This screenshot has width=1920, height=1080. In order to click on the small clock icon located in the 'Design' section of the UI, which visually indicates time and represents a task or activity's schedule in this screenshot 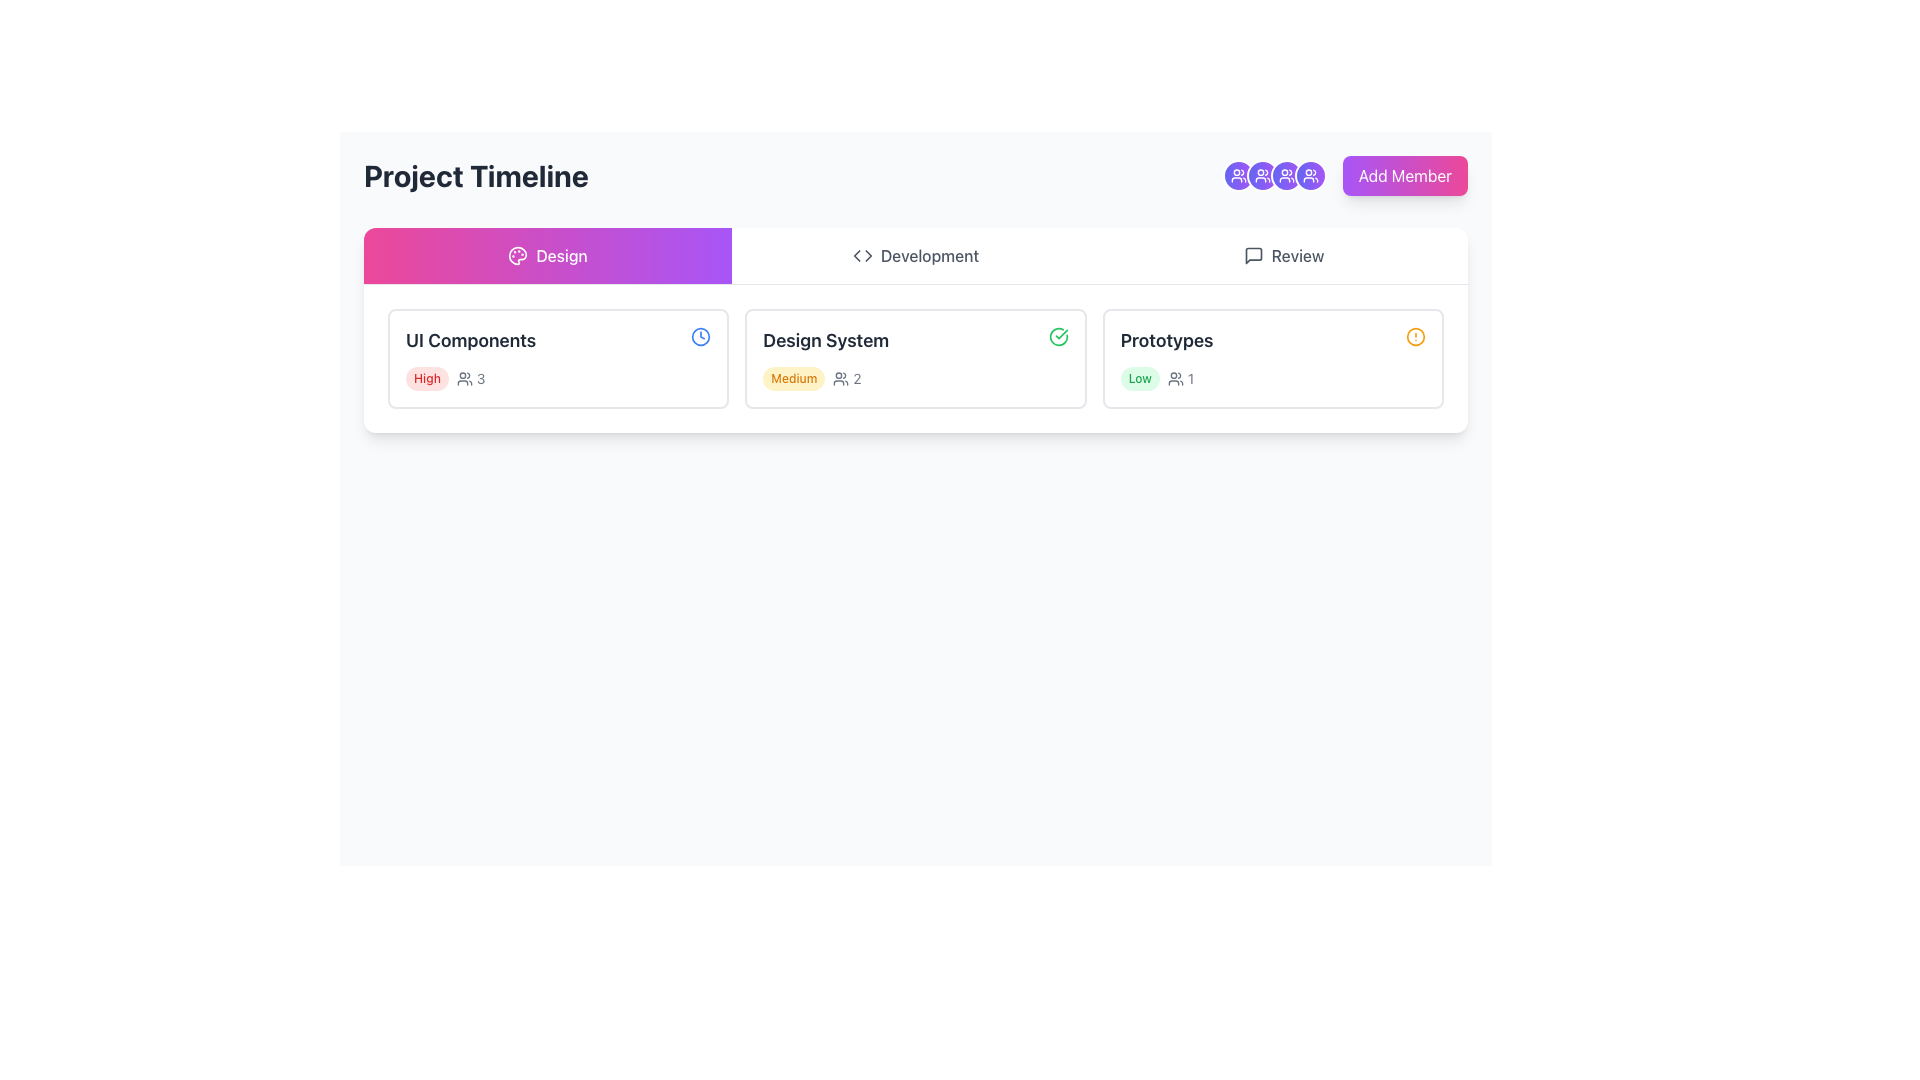, I will do `click(701, 335)`.